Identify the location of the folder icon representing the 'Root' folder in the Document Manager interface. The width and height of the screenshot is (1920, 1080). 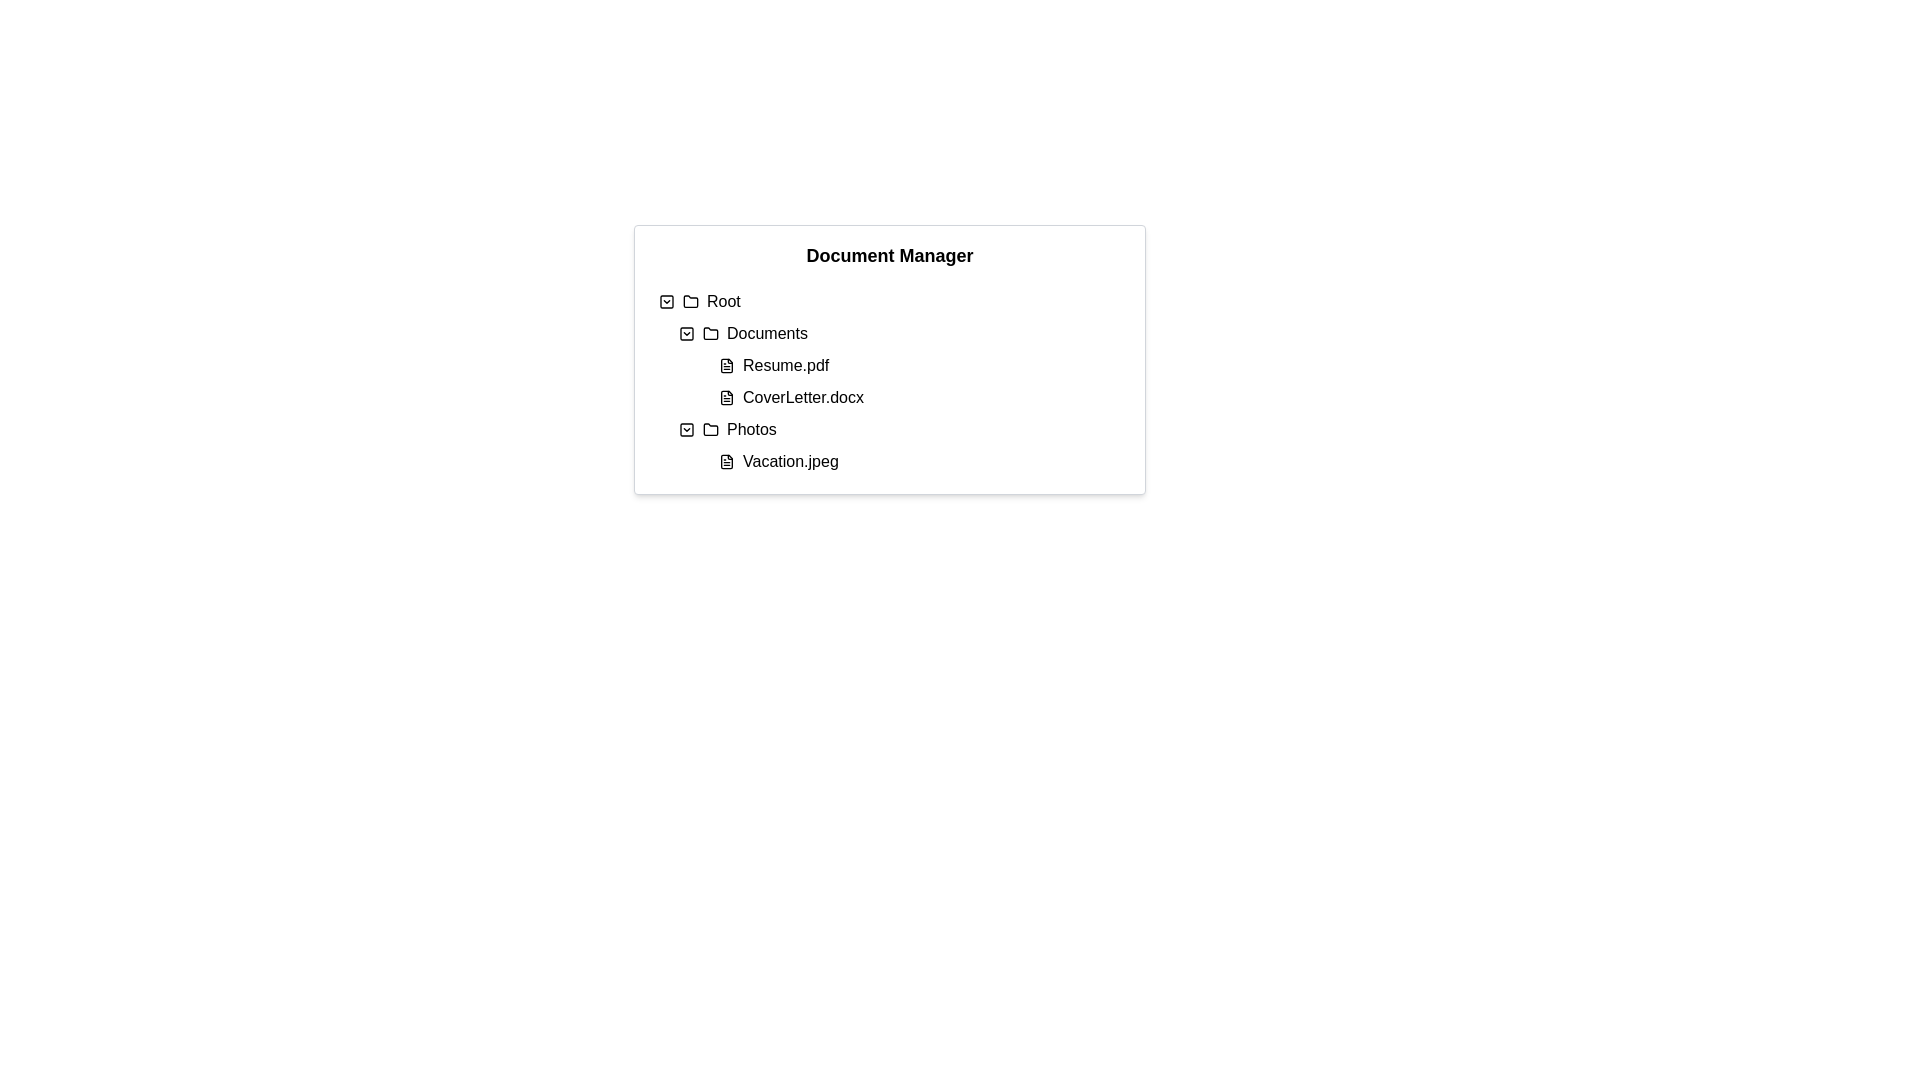
(691, 300).